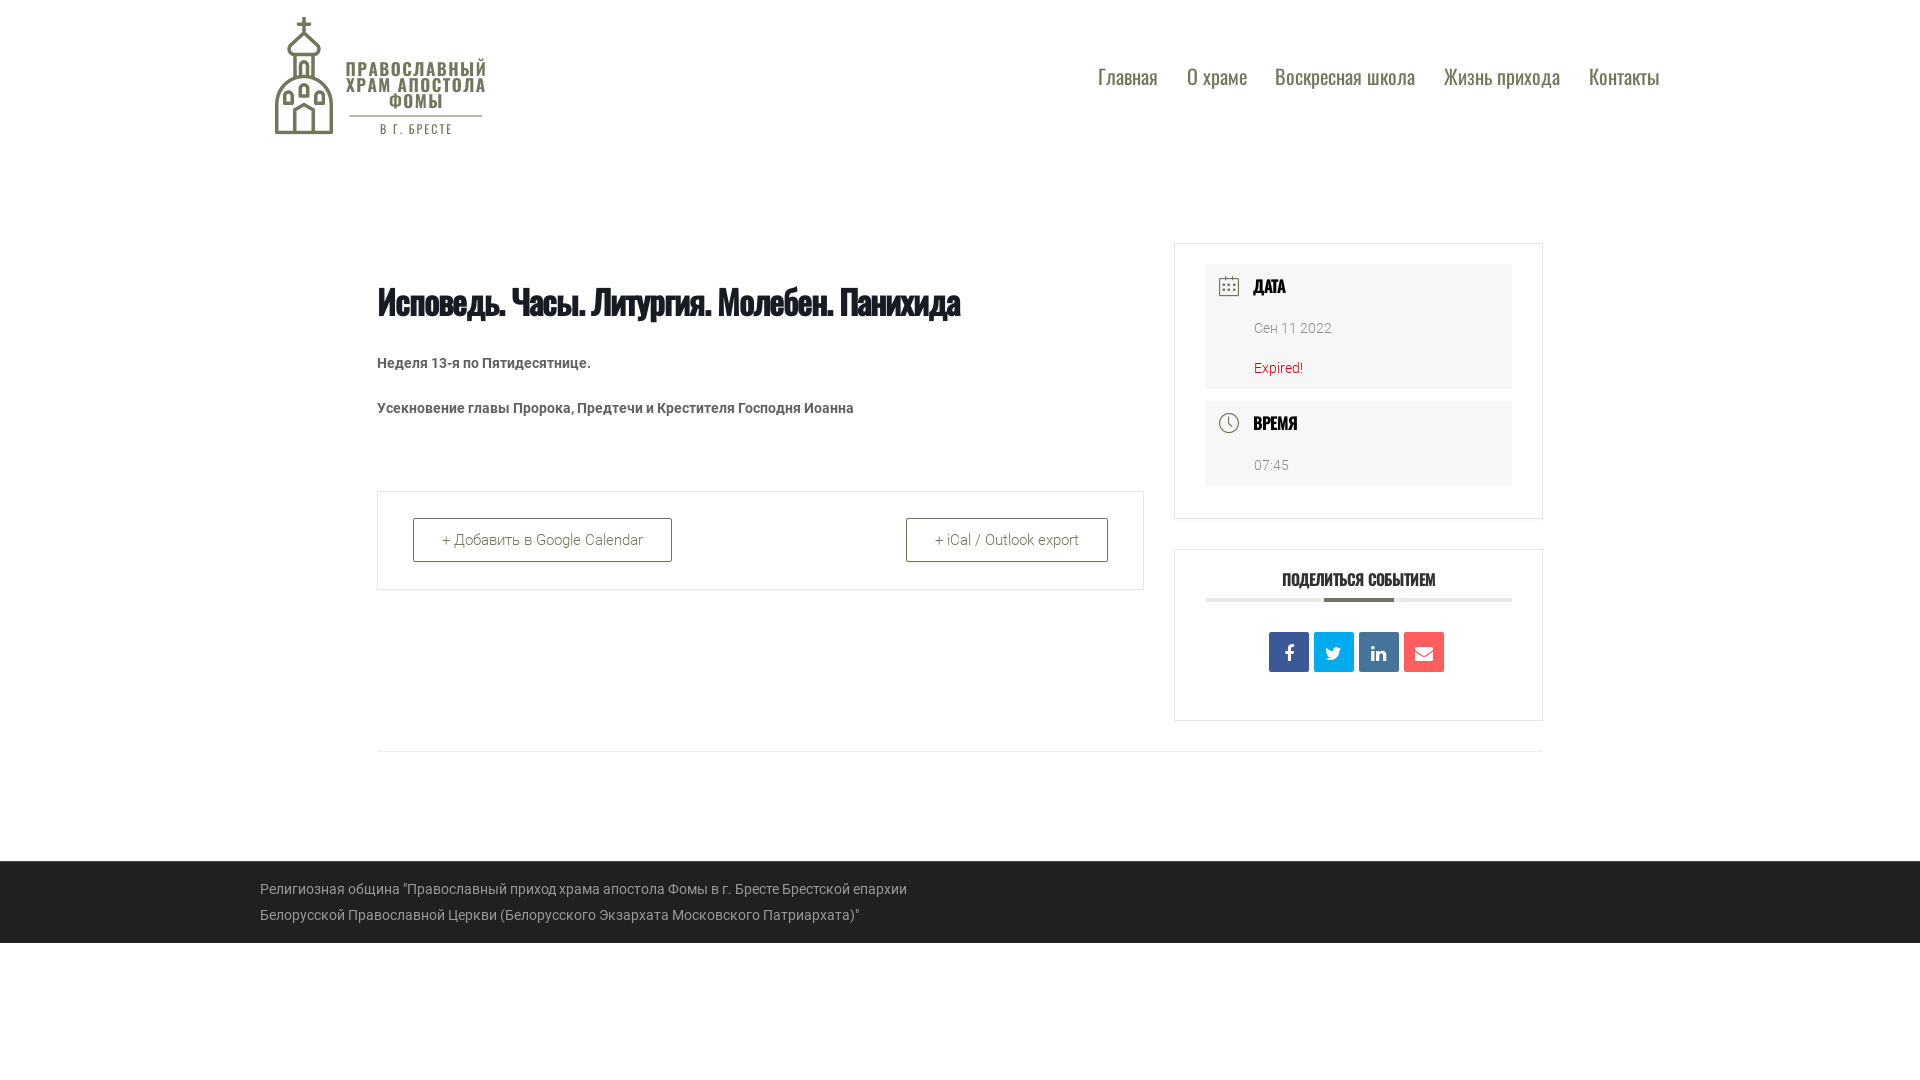 The image size is (1920, 1080). I want to click on 'Tweet', so click(1334, 651).